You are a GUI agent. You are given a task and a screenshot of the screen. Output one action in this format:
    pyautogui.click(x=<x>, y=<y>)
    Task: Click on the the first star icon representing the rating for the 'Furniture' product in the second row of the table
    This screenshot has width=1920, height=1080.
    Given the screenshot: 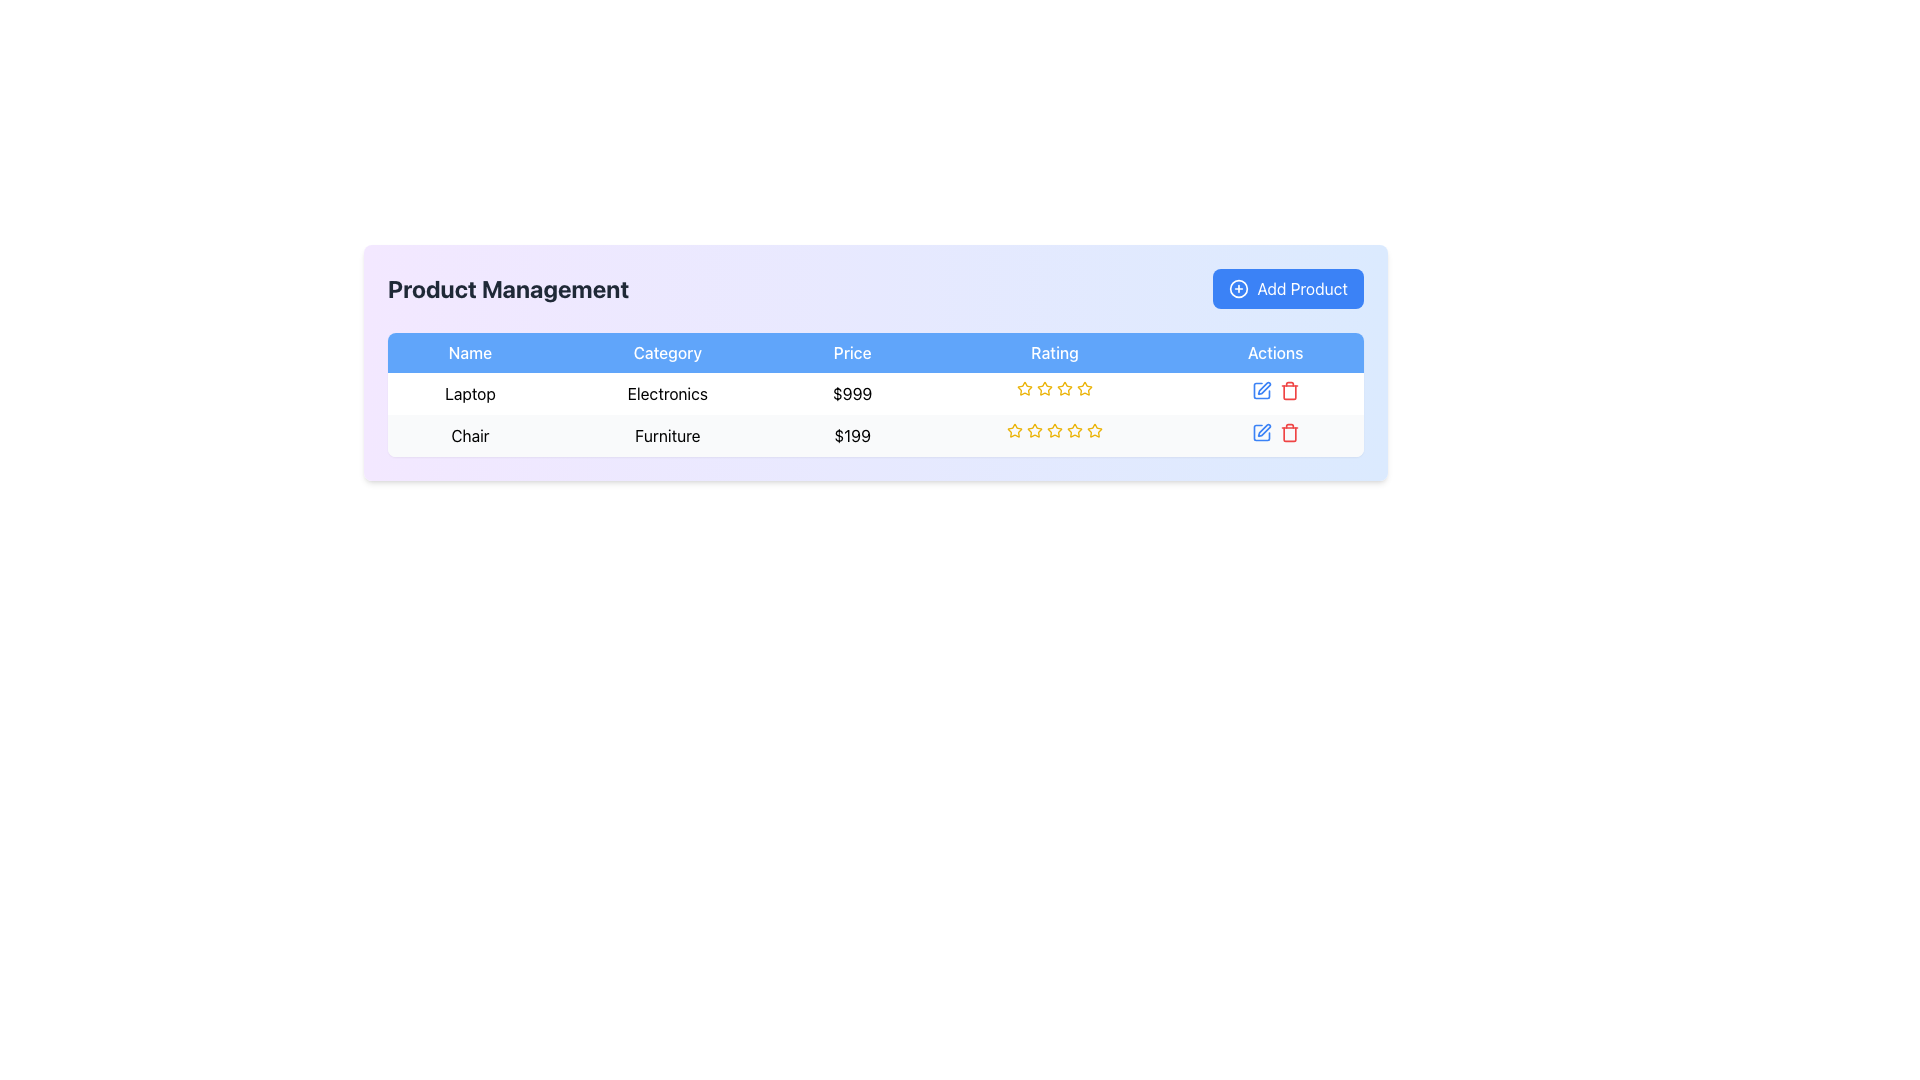 What is the action you would take?
    pyautogui.click(x=1014, y=430)
    